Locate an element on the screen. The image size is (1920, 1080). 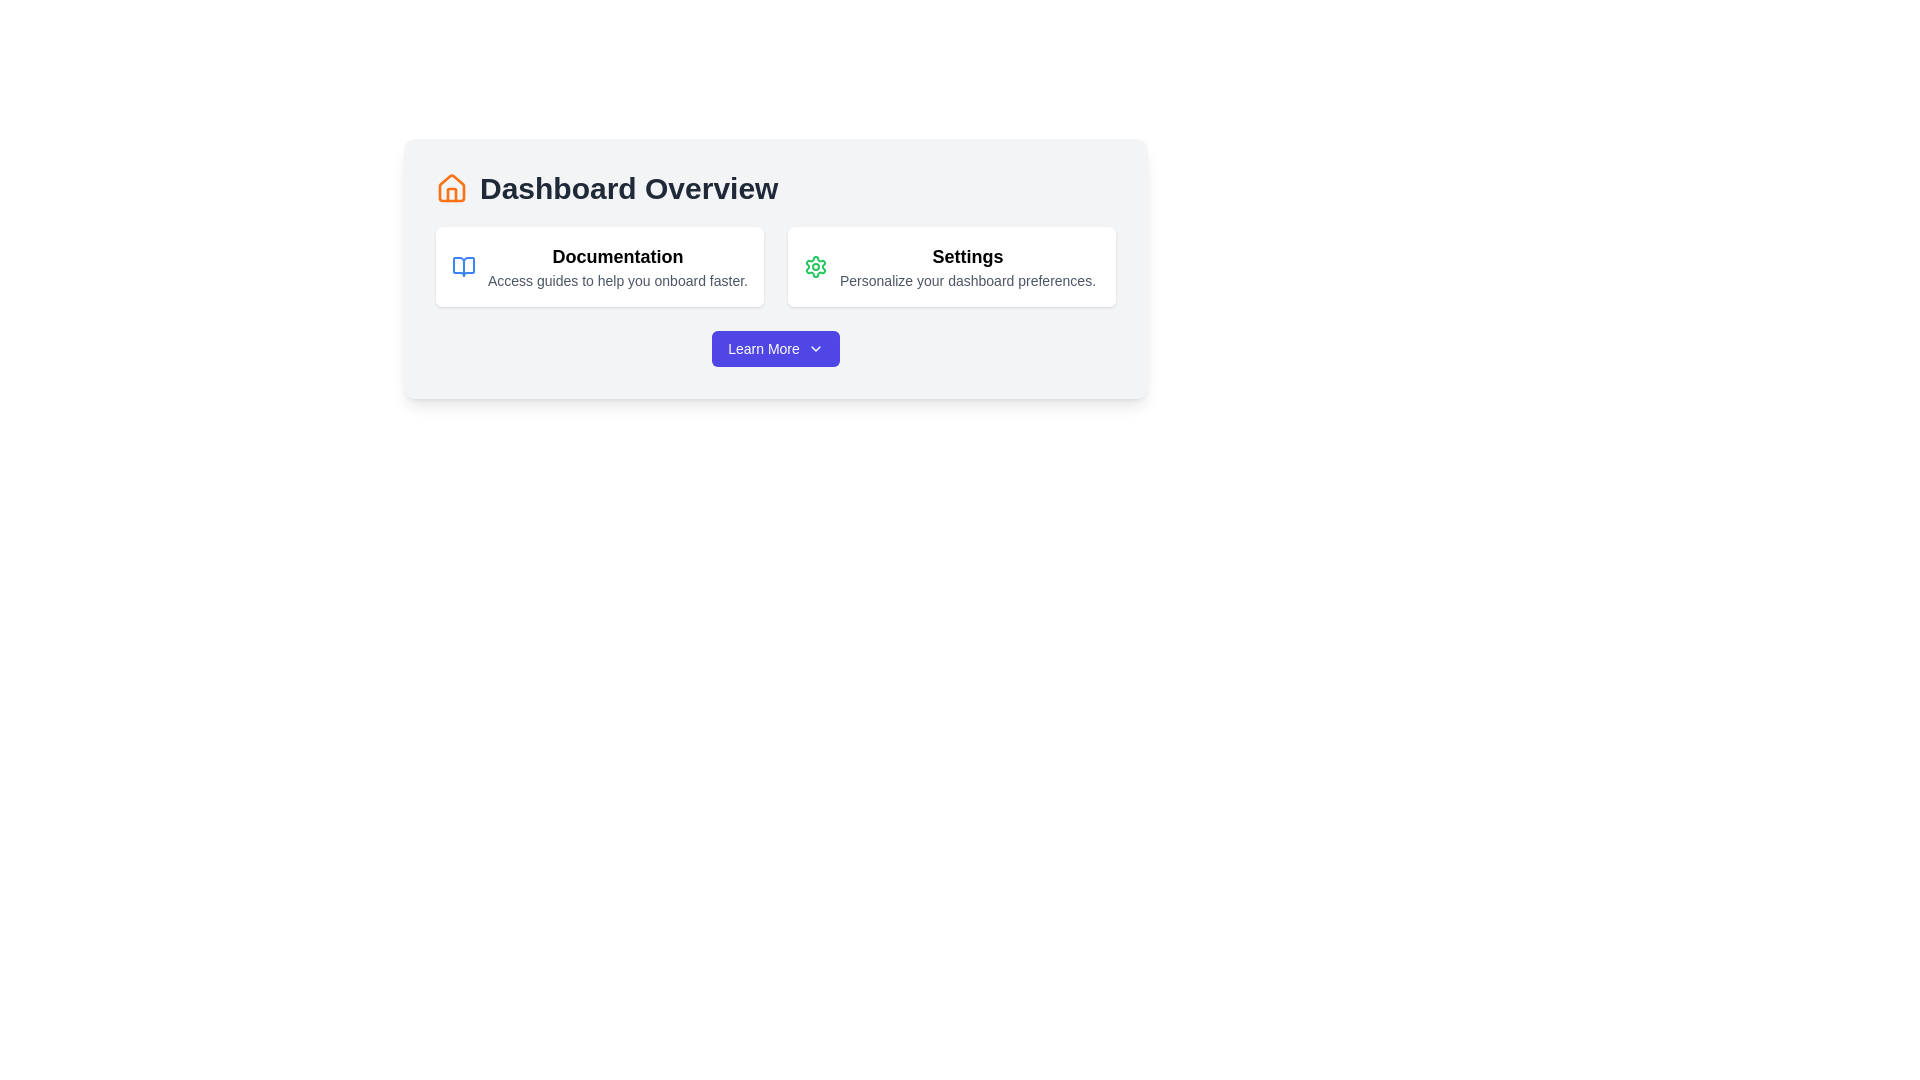
door symbol within the house icon located to the left of the 'Dashboard Overview' heading by clicking on its center is located at coordinates (450, 195).